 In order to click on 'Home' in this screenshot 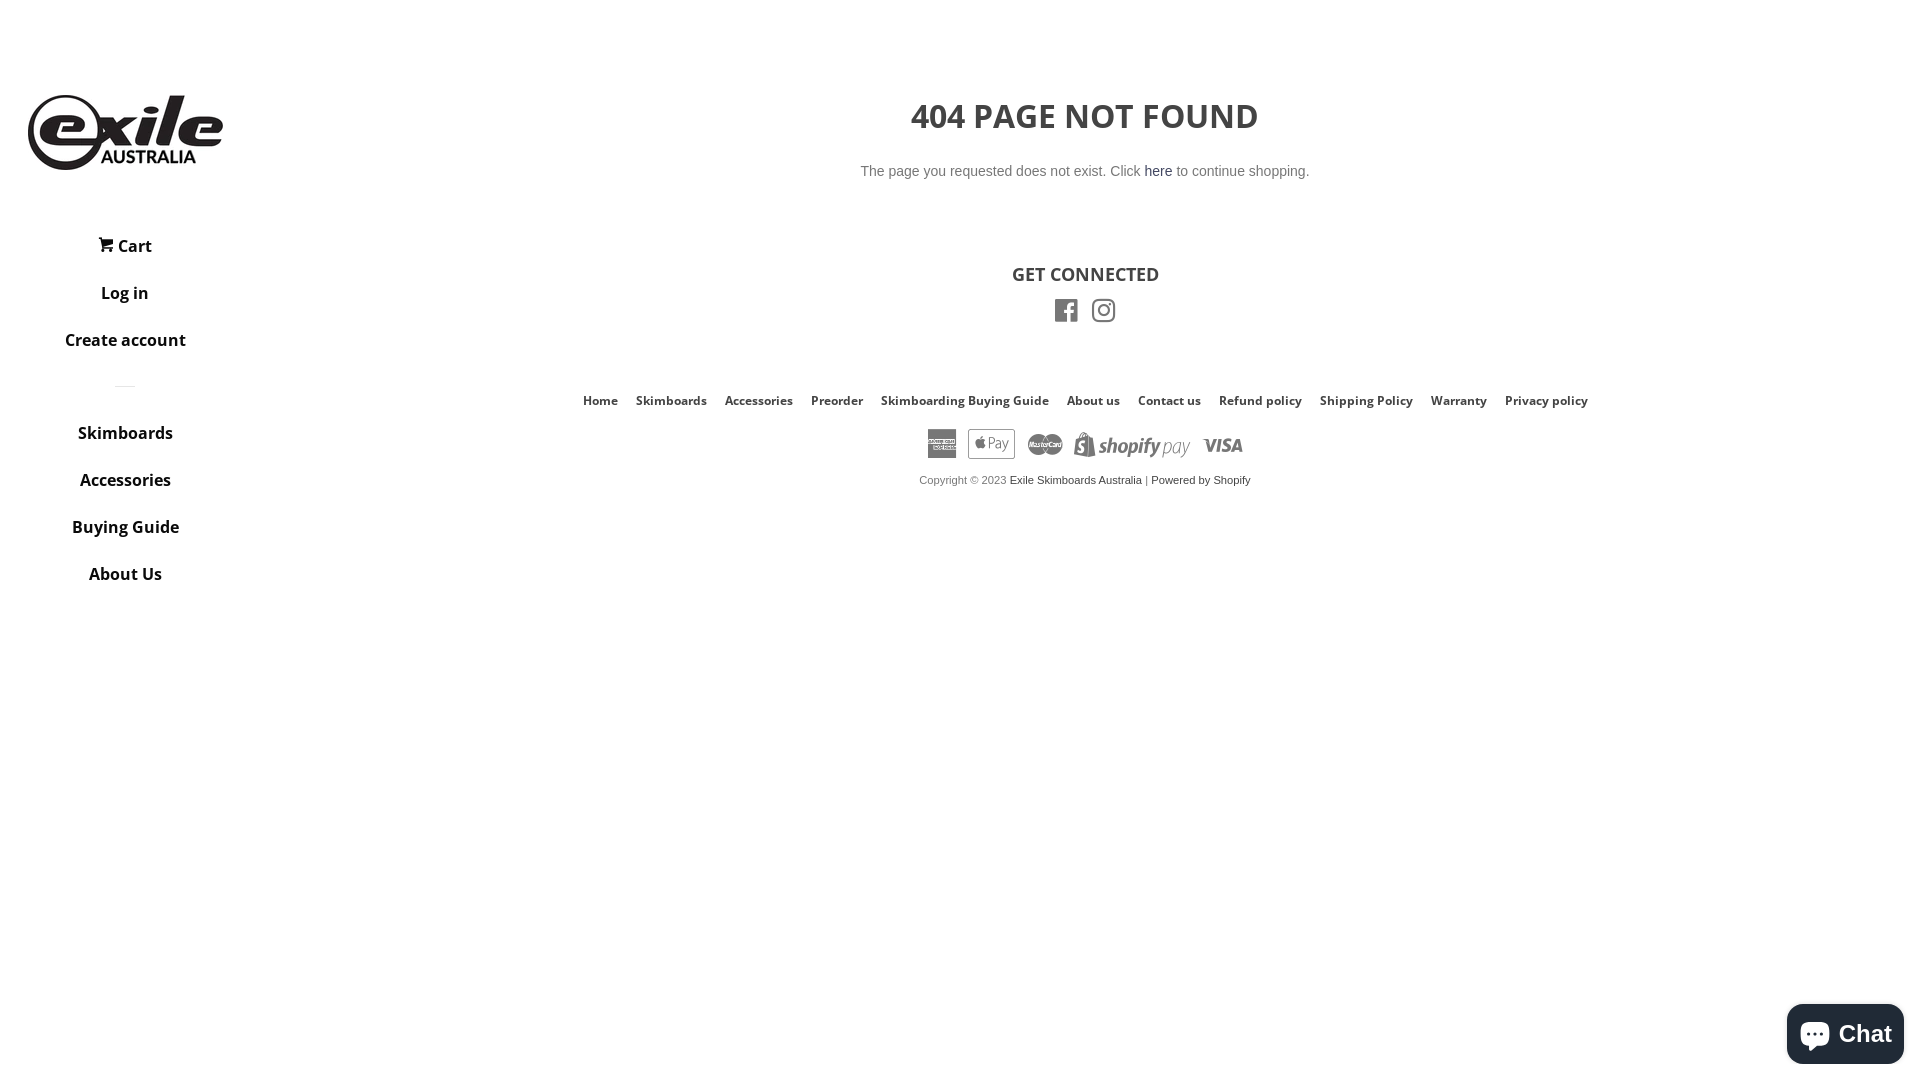, I will do `click(598, 400)`.